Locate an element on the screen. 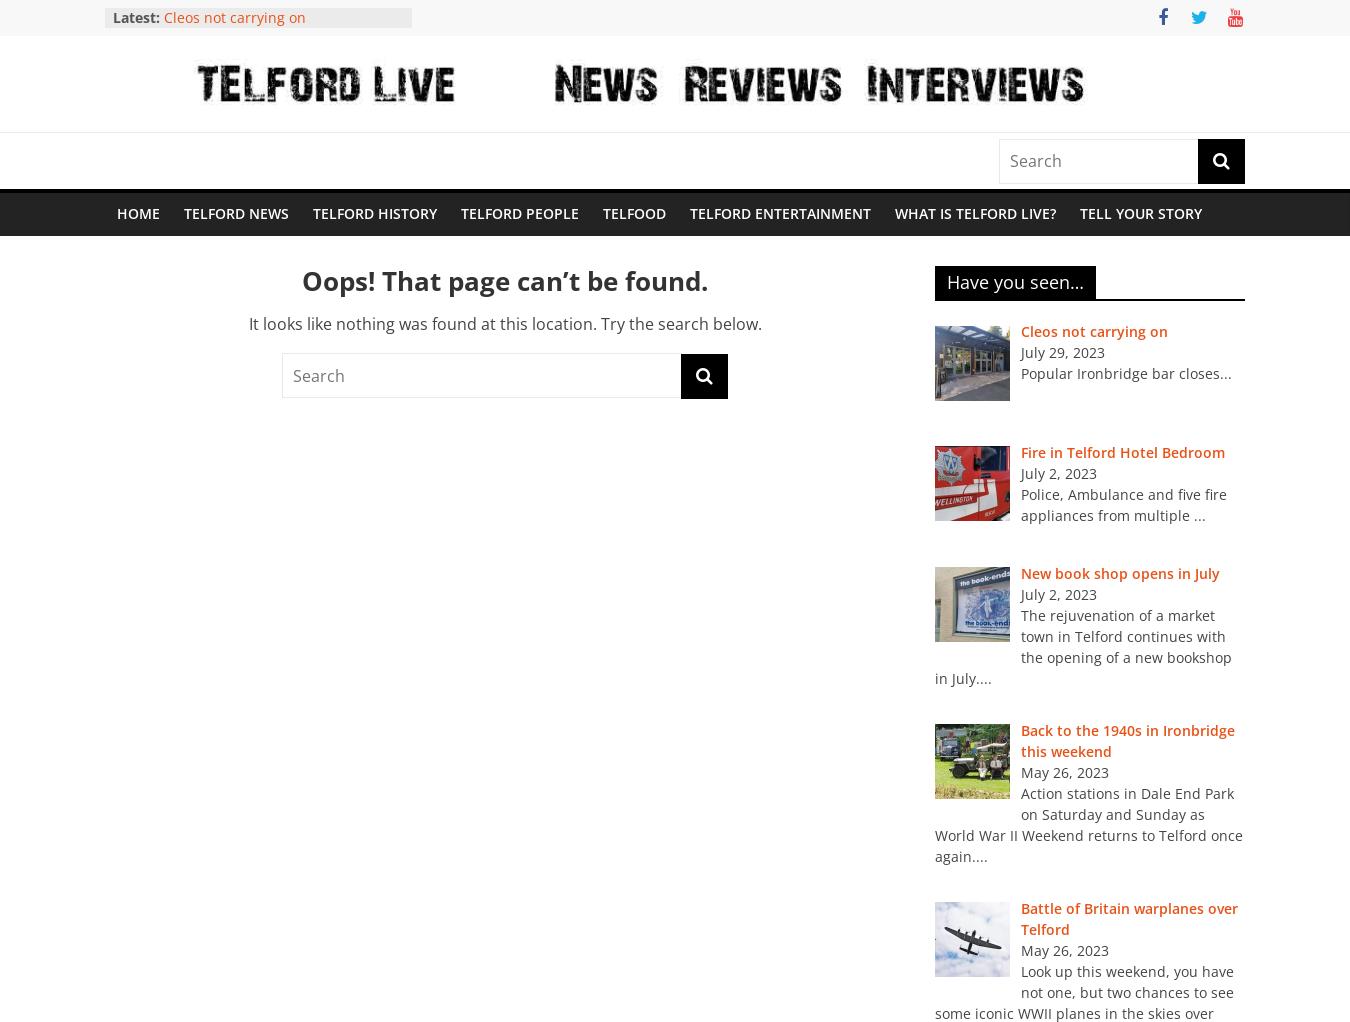  'July 29, 2023' is located at coordinates (1062, 352).